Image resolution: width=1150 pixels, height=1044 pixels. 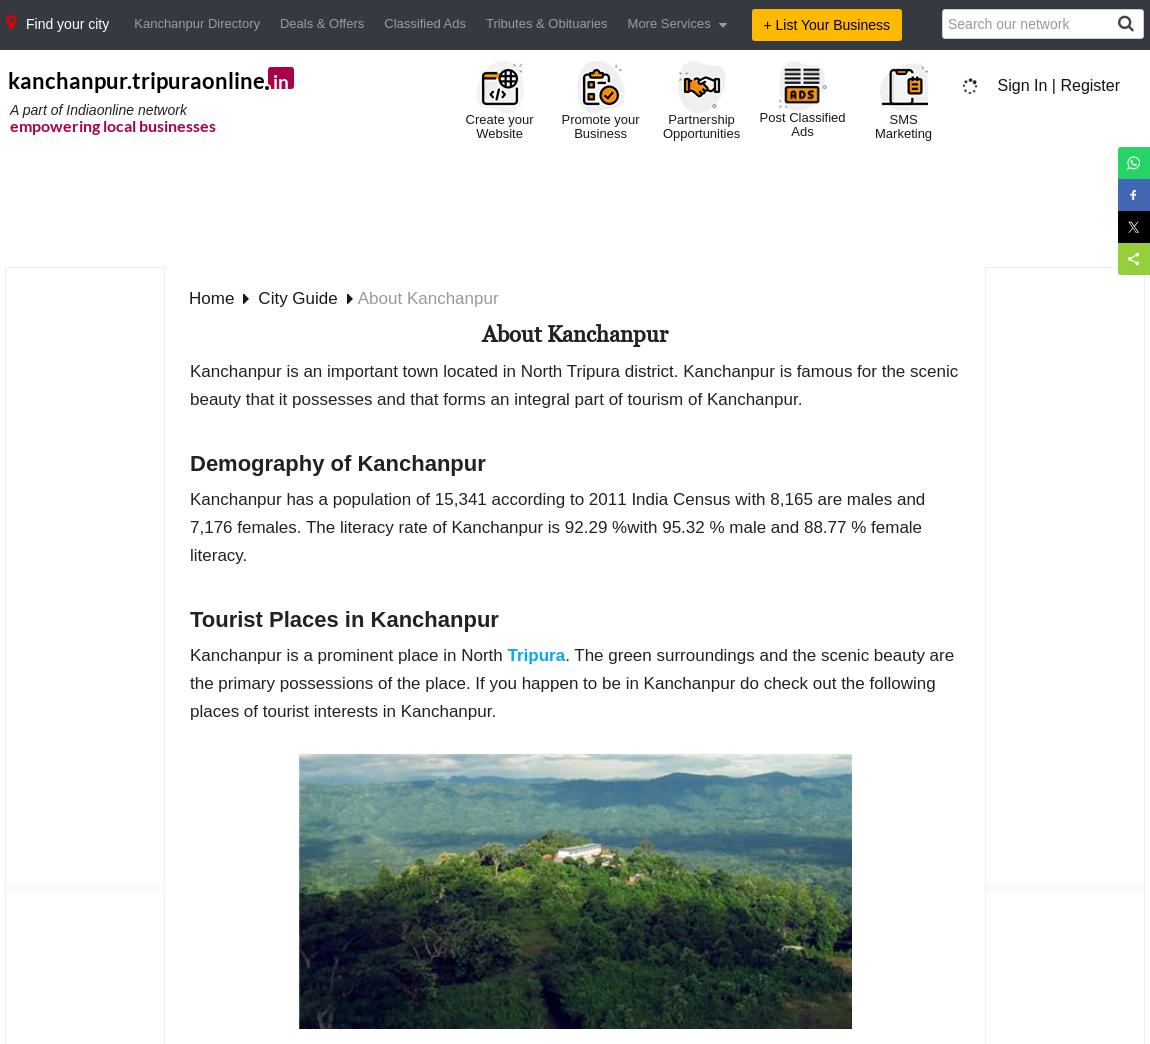 I want to click on 'SMS Marketing', so click(x=903, y=126).